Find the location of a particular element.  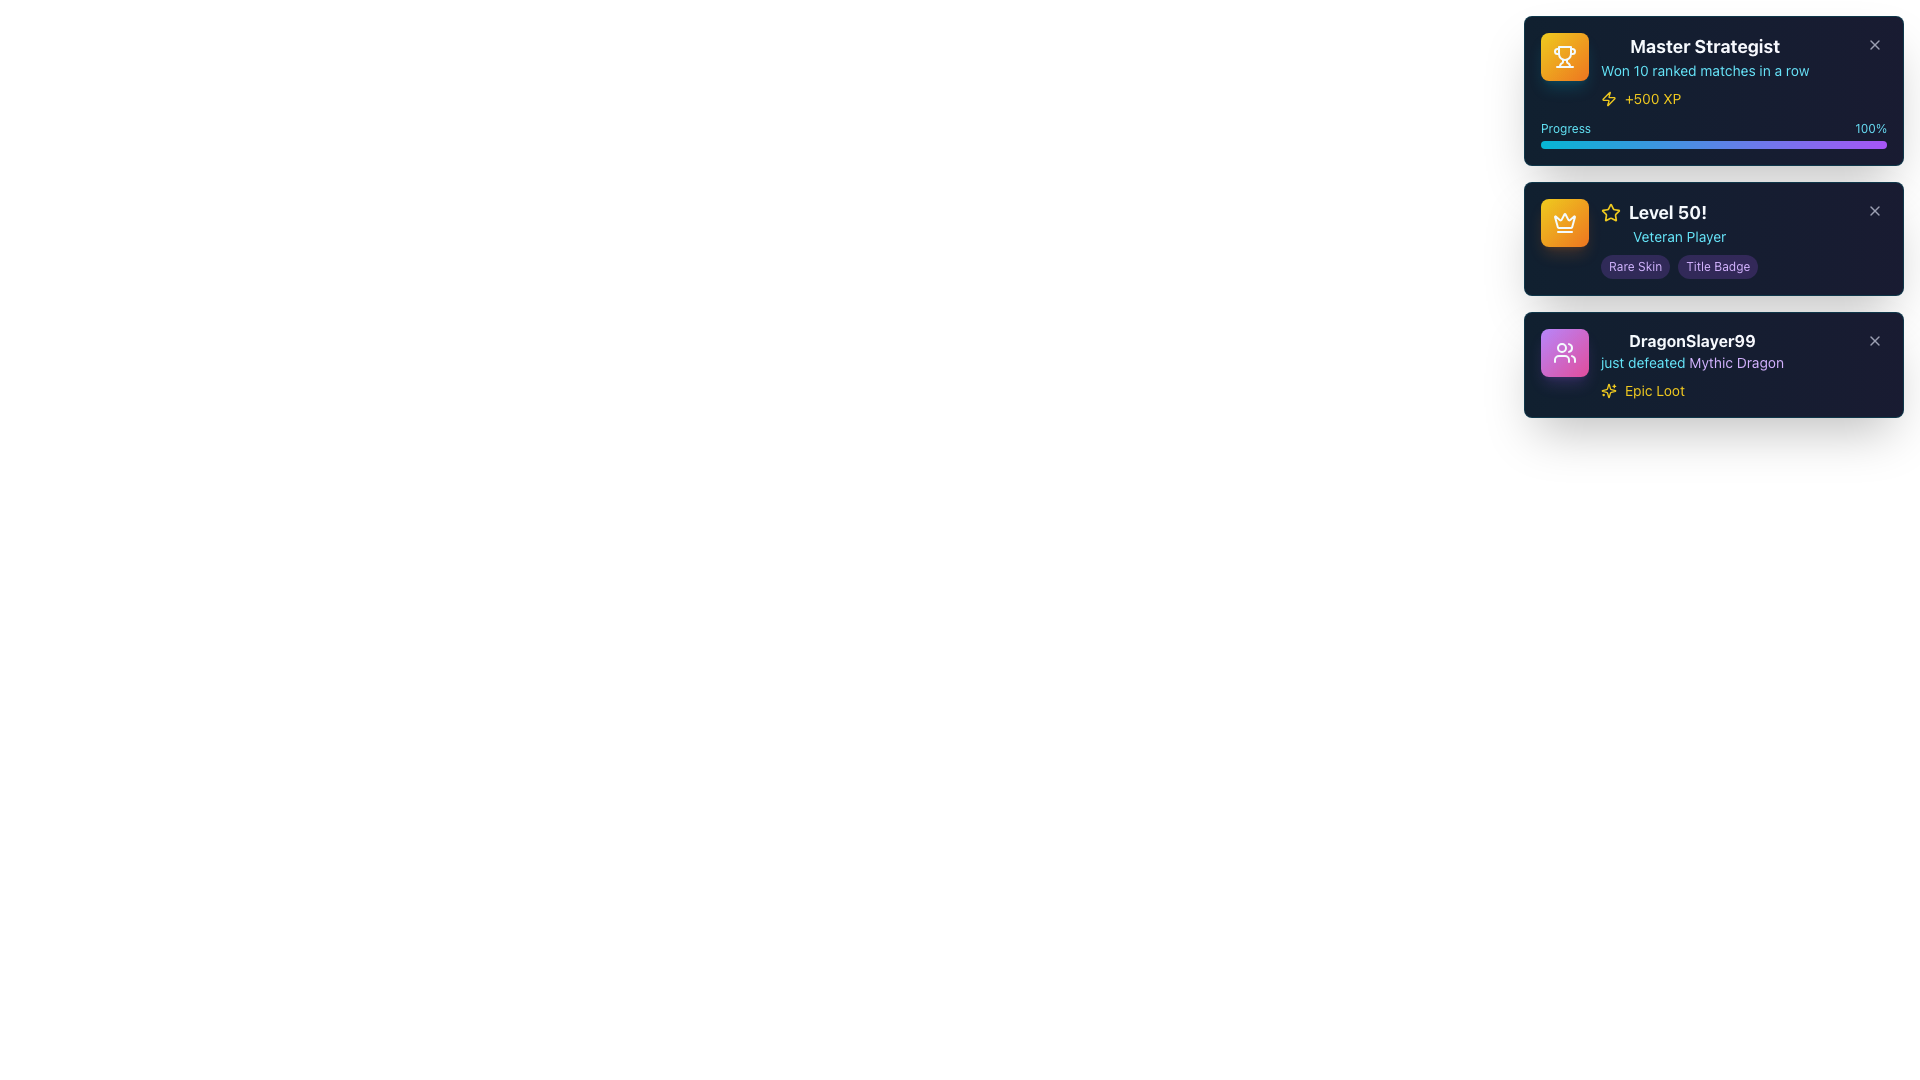

the decorative icon associated with the text 'Epic Loot' by pressing the Tab key is located at coordinates (1608, 390).